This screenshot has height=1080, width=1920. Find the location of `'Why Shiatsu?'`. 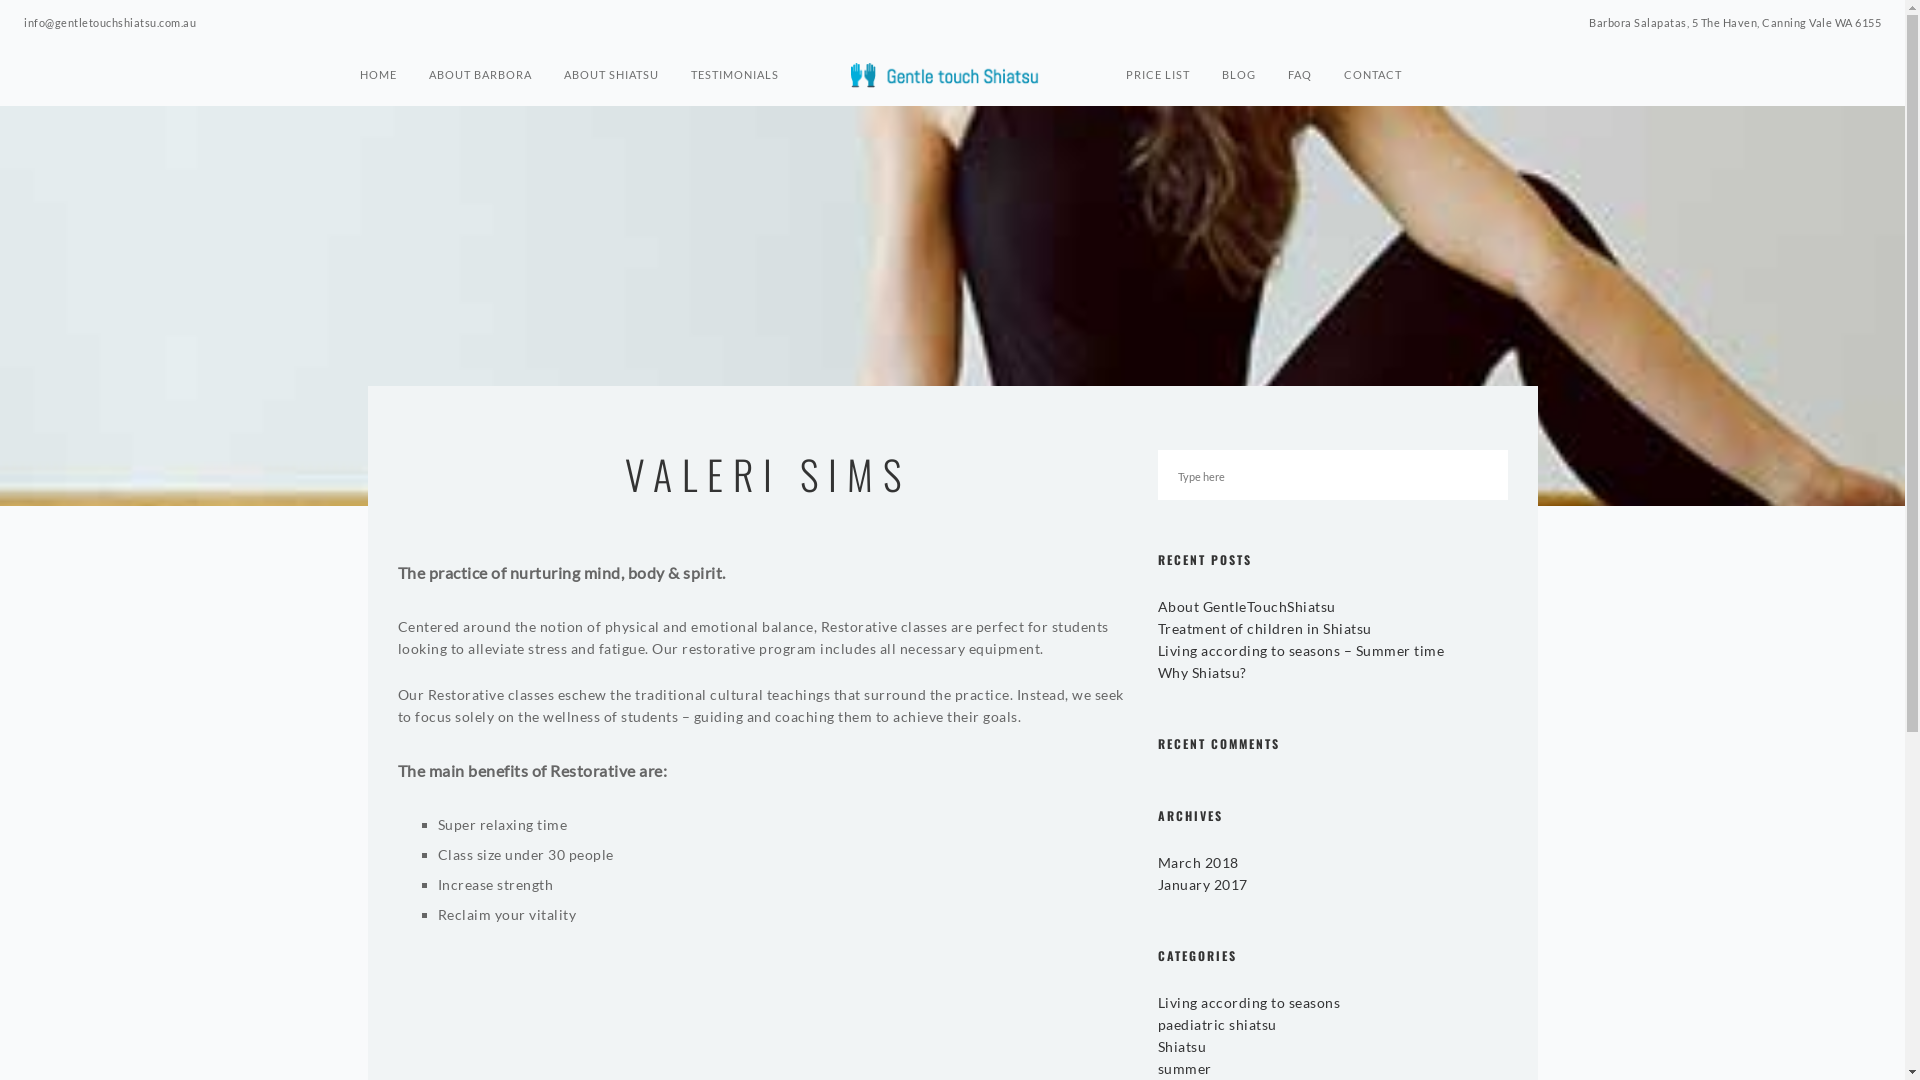

'Why Shiatsu?' is located at coordinates (1157, 672).